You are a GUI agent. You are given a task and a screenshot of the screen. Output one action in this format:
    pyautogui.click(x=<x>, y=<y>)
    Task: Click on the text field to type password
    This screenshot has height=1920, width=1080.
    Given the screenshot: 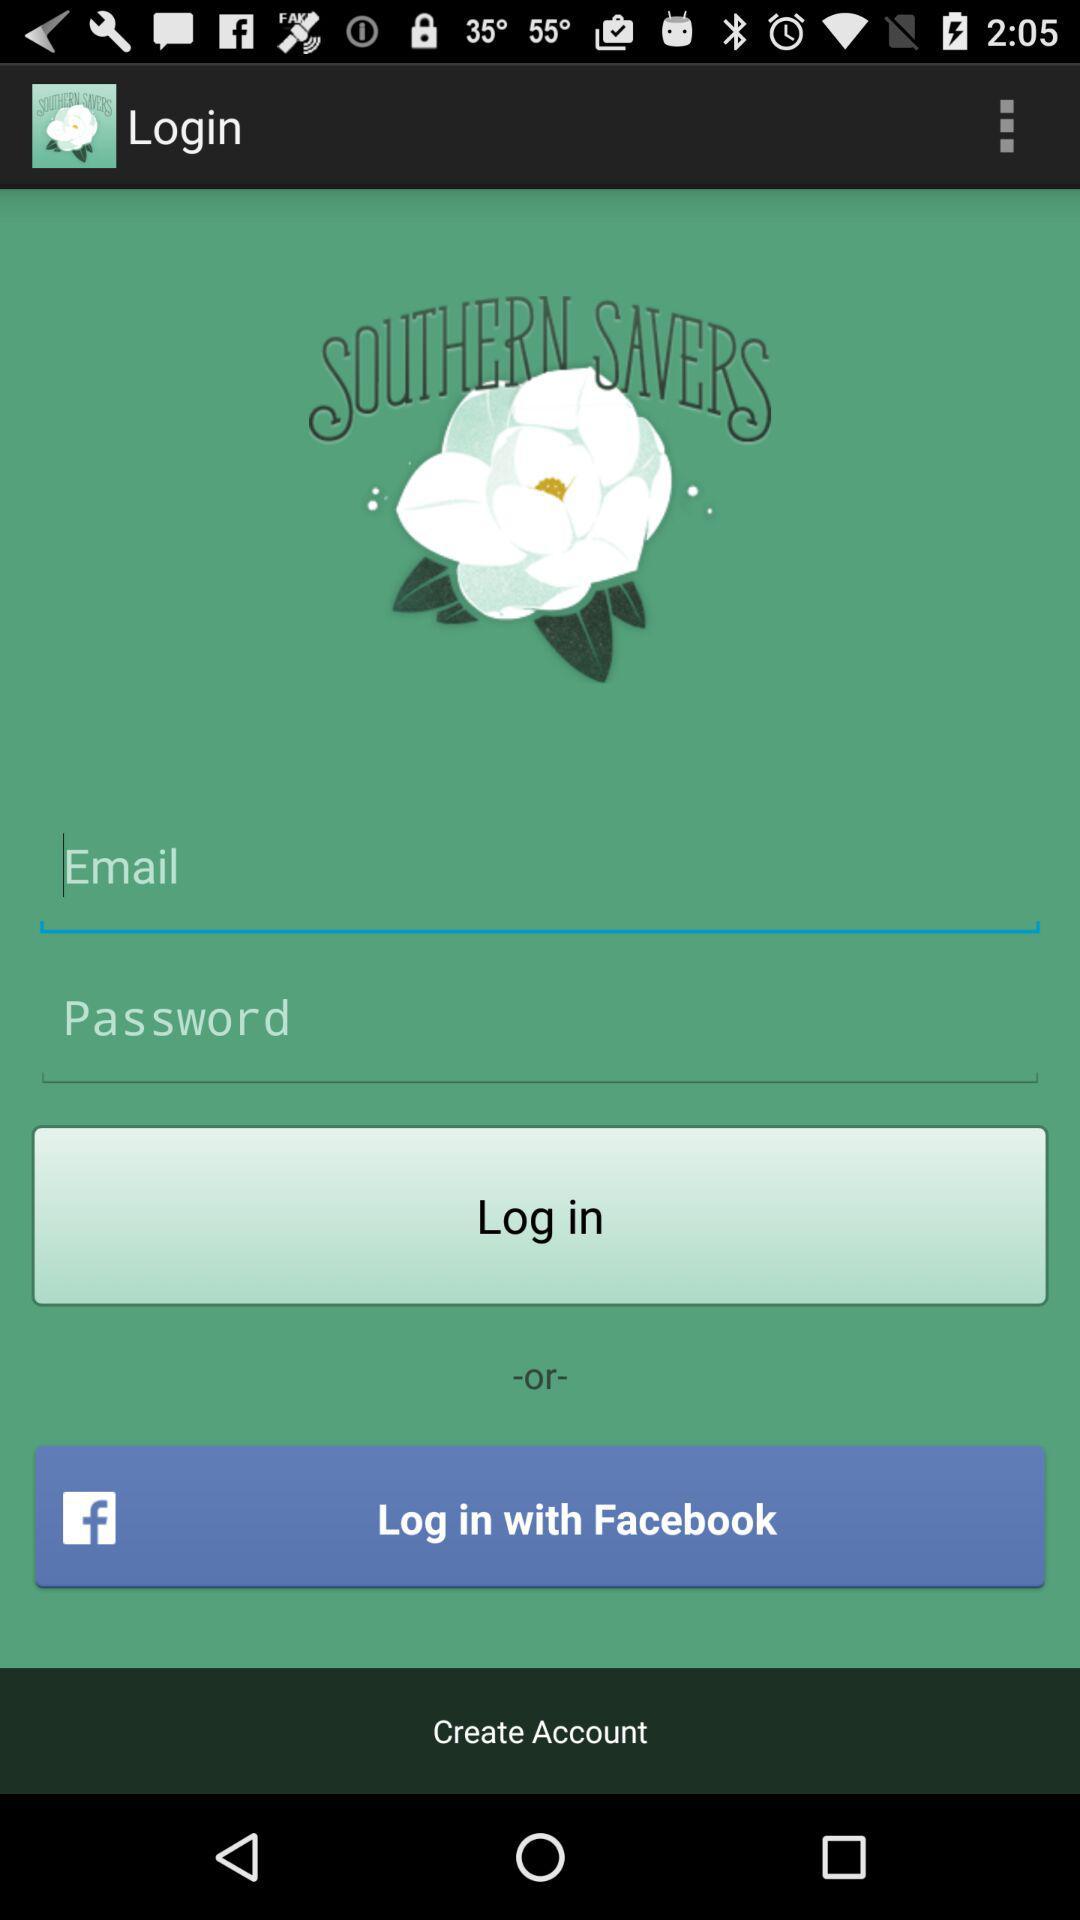 What is the action you would take?
    pyautogui.click(x=540, y=1017)
    